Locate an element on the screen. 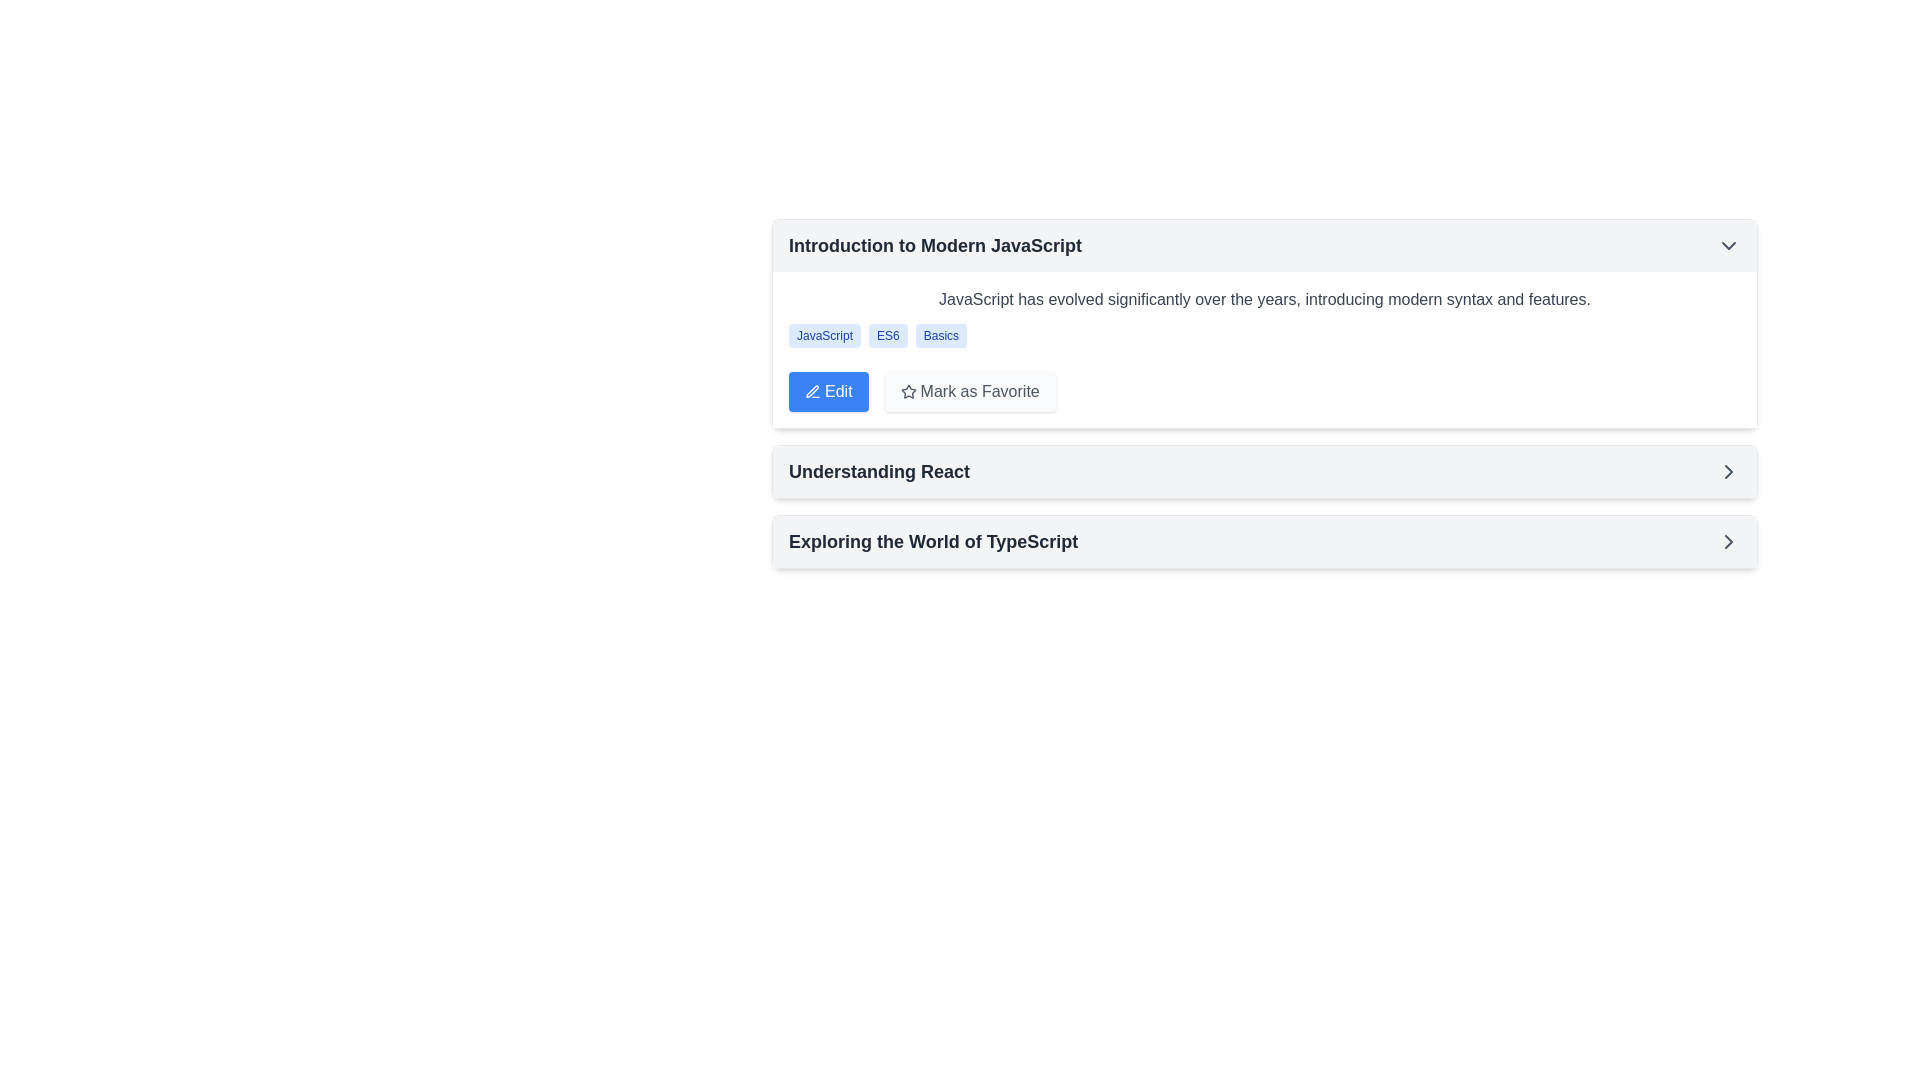 The height and width of the screenshot is (1080, 1920). the text content of the tag or label located to the far left under the heading 'Introduction to Modern JavaScript' is located at coordinates (825, 334).